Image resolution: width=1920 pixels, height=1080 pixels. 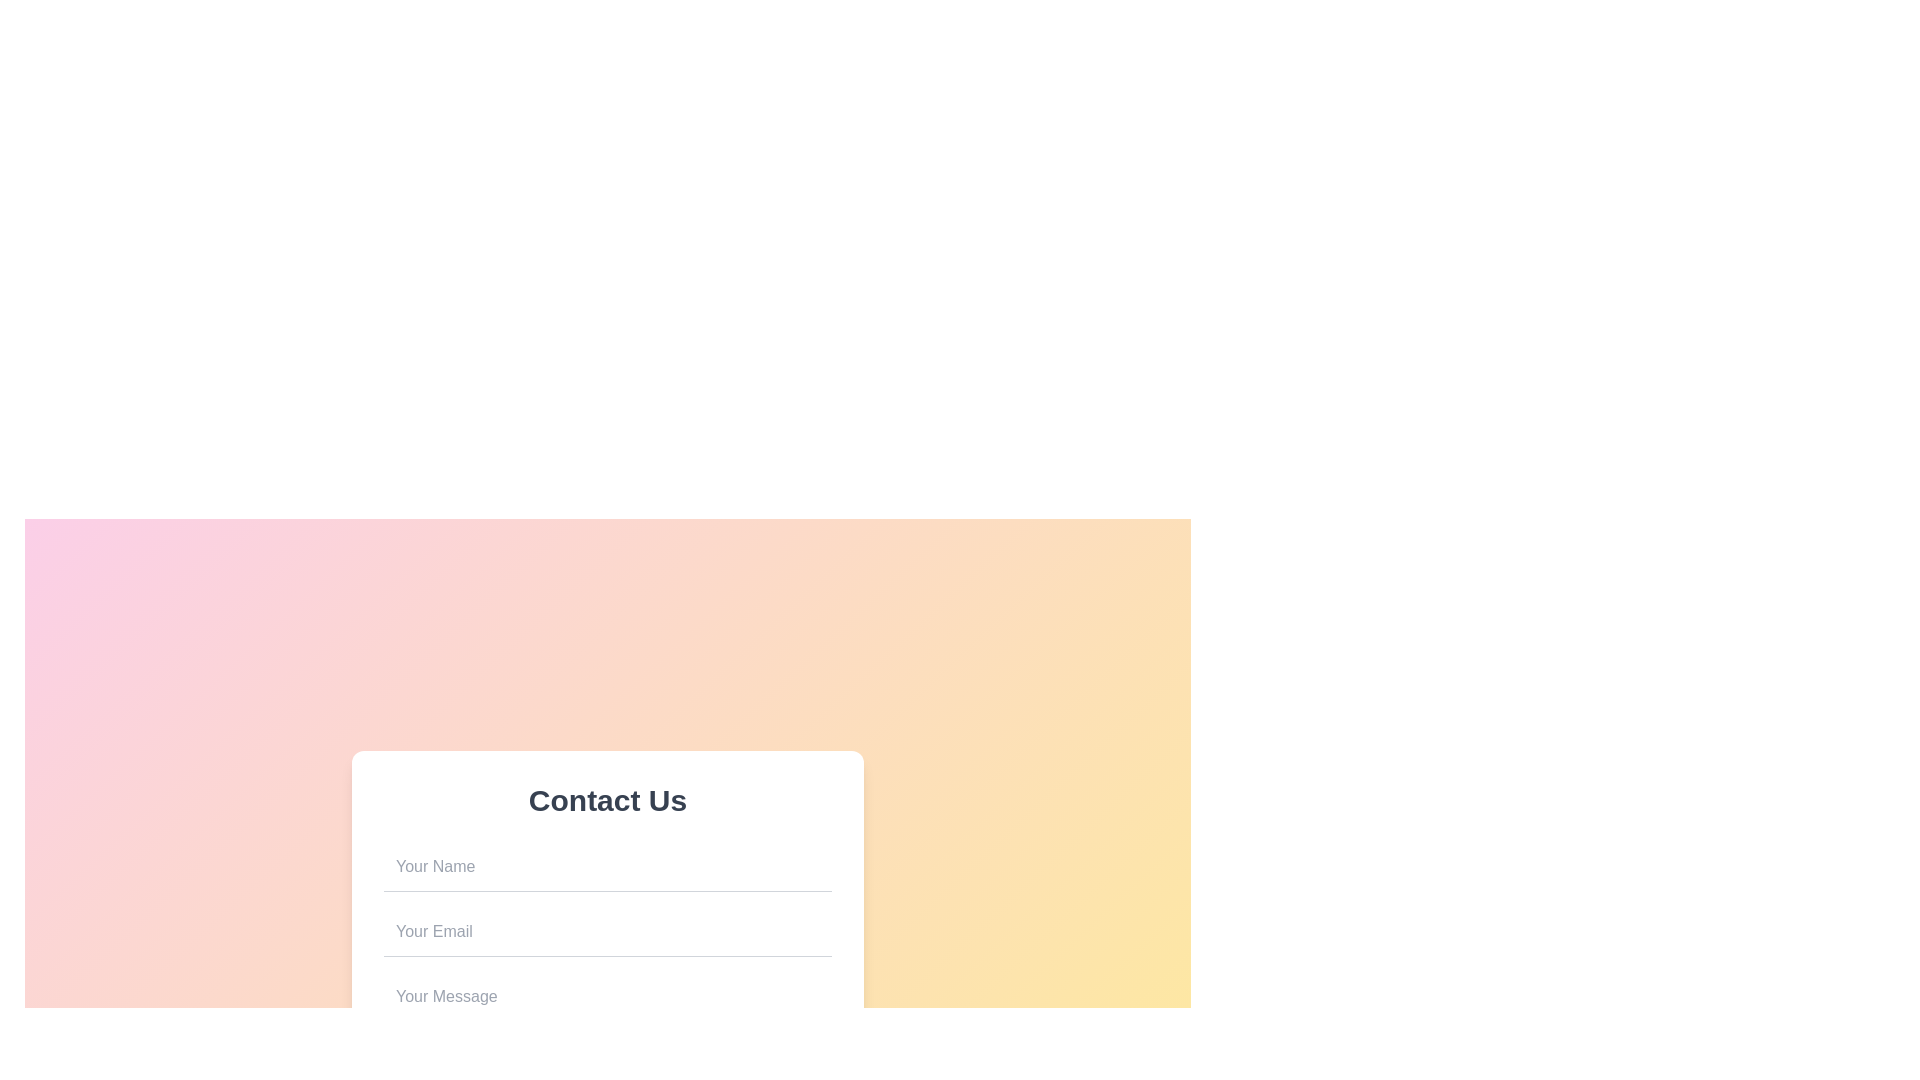 I want to click on to select text within the text input field labeled 'Your Name', which is styled with light gray borders and located at the top of the form section, so click(x=607, y=866).